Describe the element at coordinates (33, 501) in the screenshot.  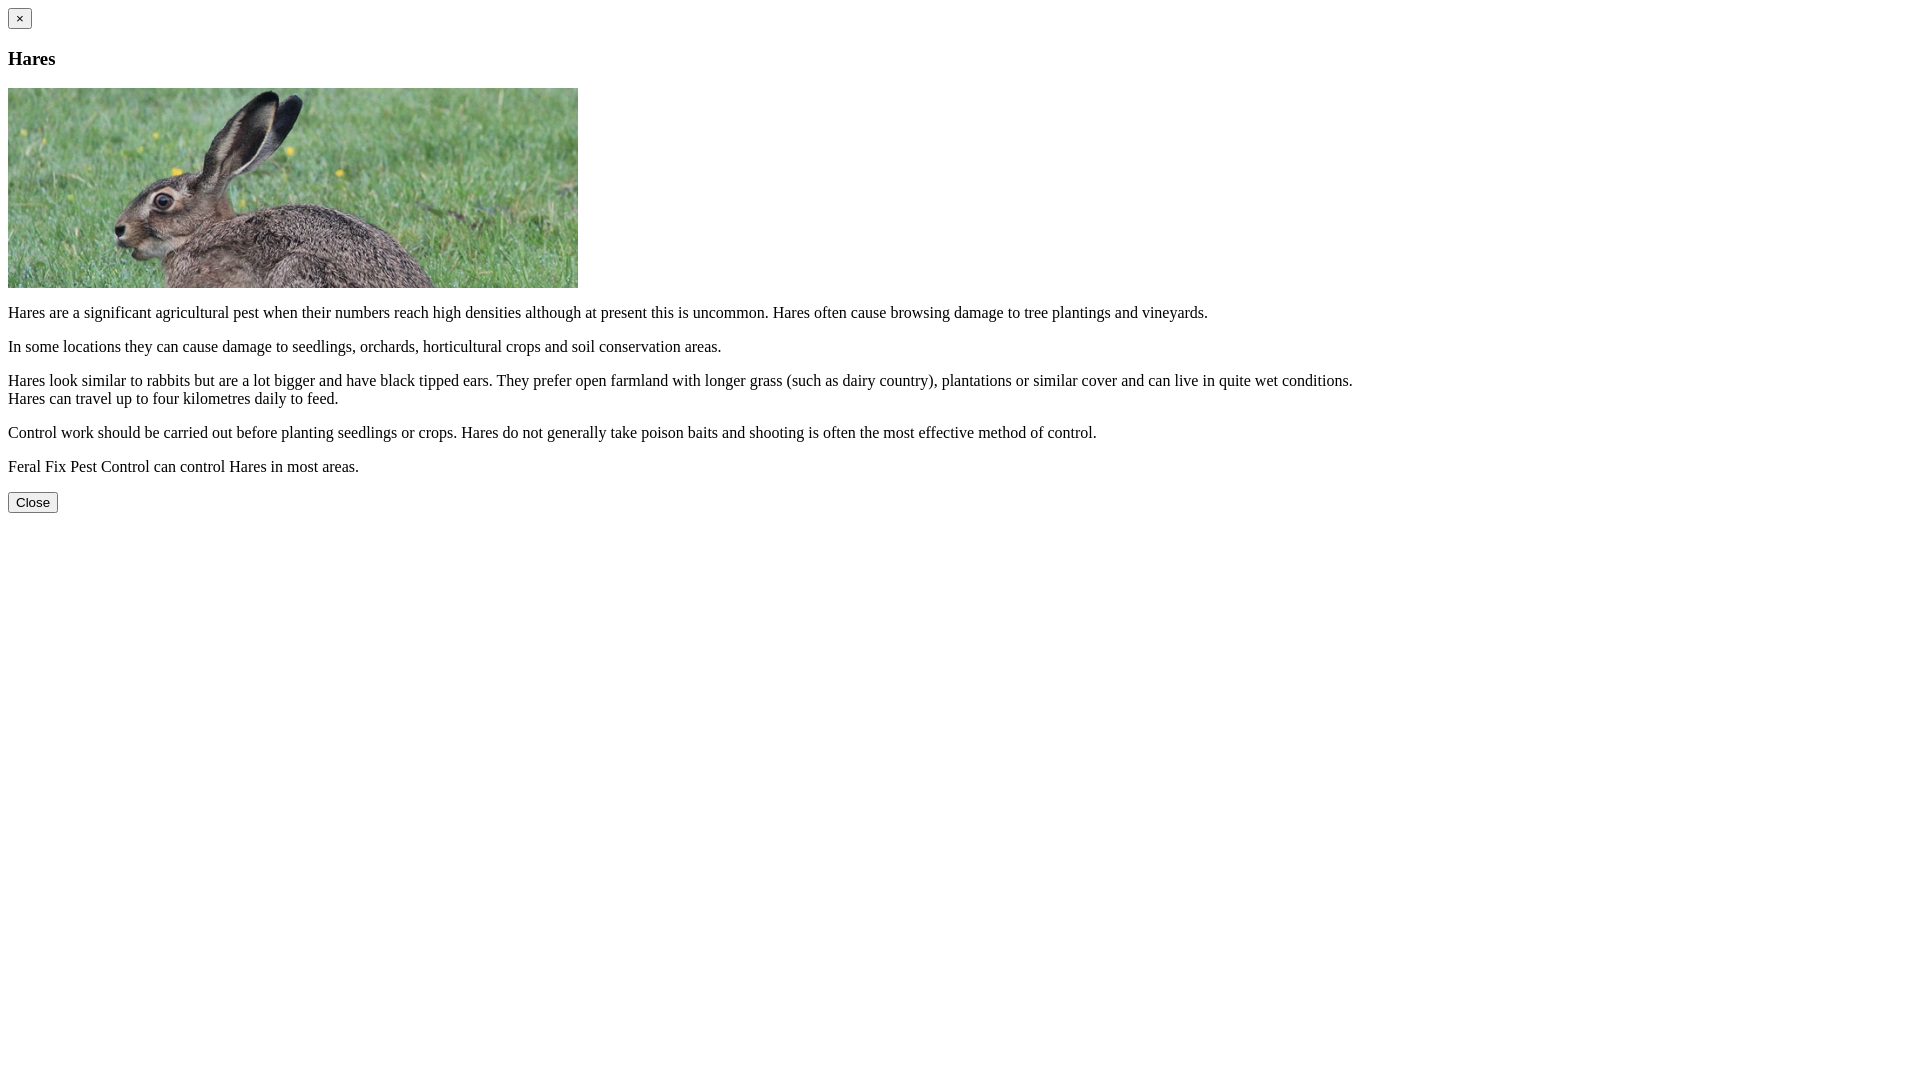
I see `'Close'` at that location.